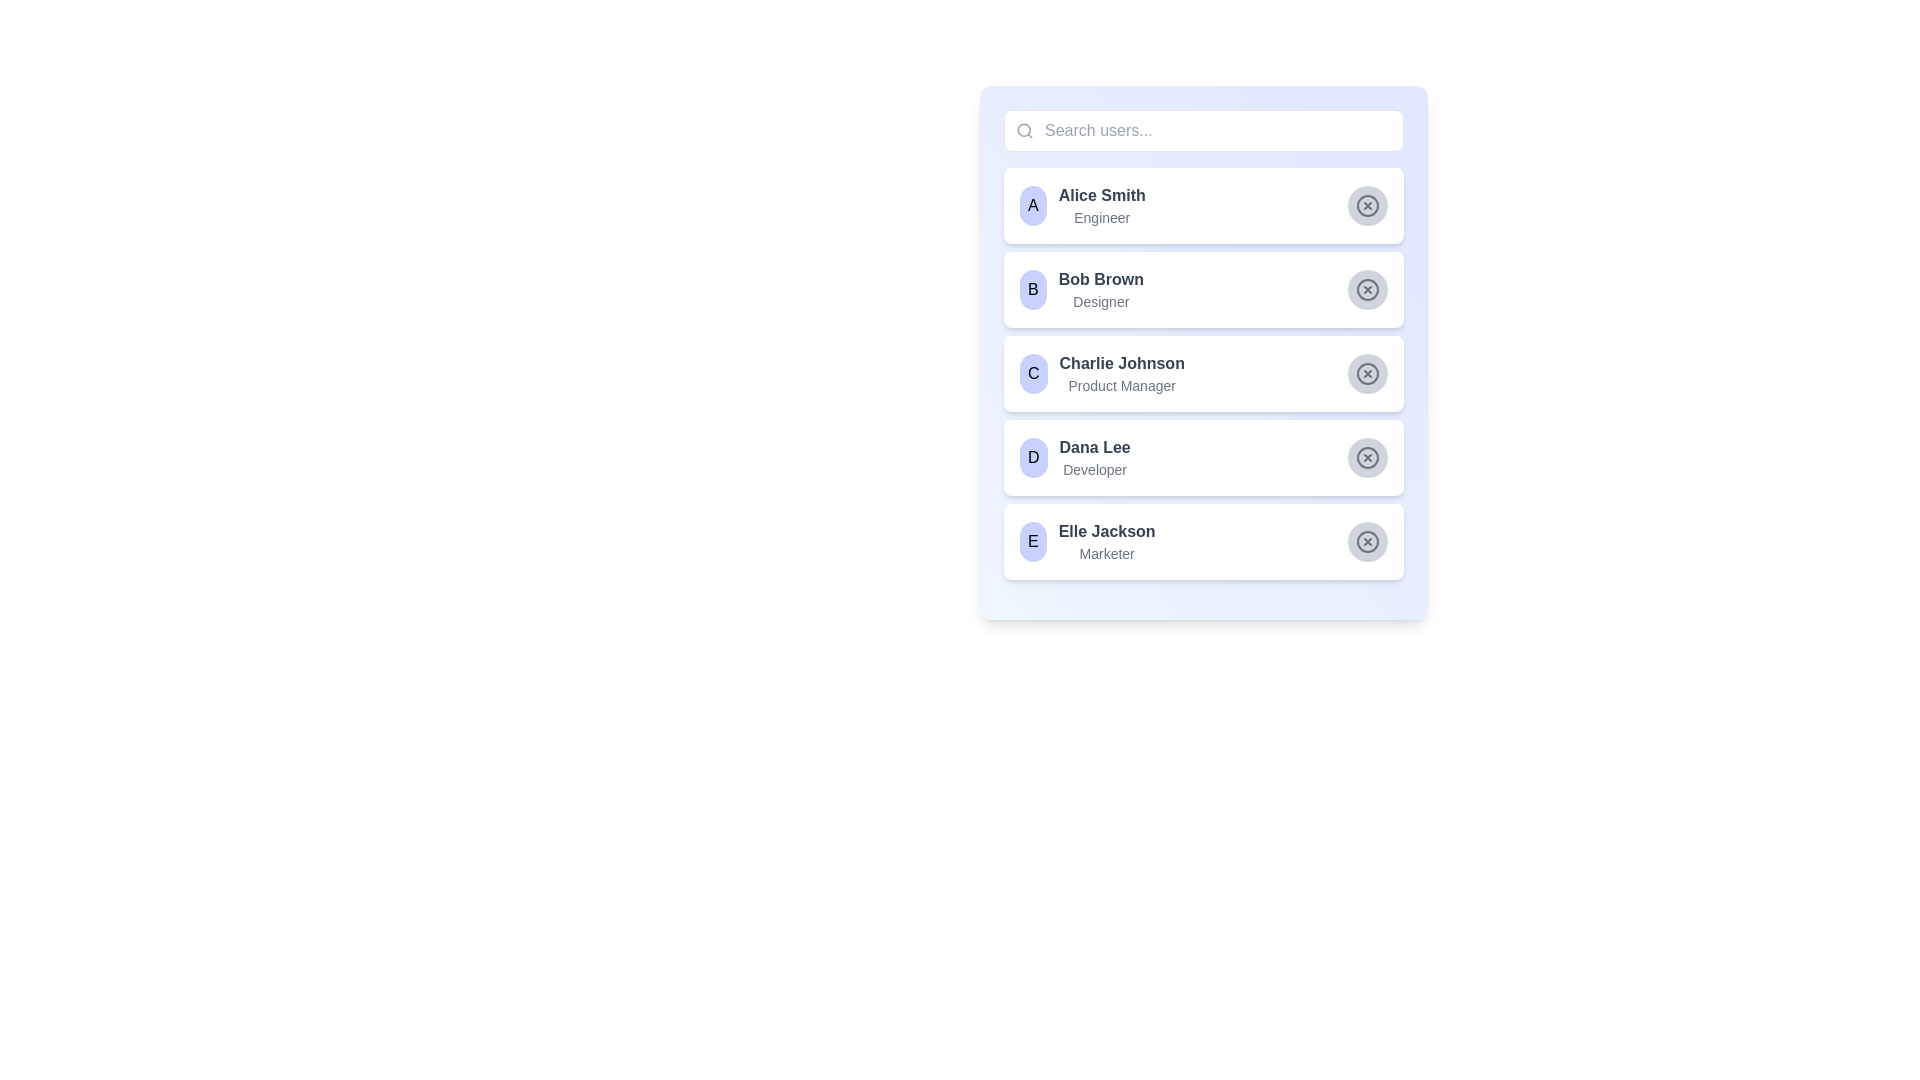  What do you see at coordinates (1100, 280) in the screenshot?
I see `text label displaying the name 'Bob Brown' located in the second user card above the designation 'Designer' to identify the user` at bounding box center [1100, 280].